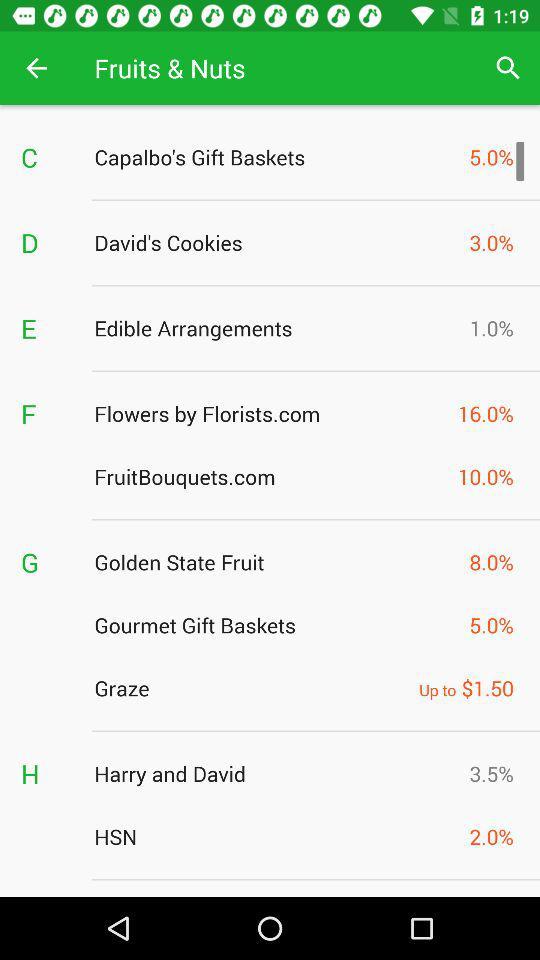 The height and width of the screenshot is (960, 540). Describe the element at coordinates (270, 476) in the screenshot. I see `item next to the 10.0% icon` at that location.